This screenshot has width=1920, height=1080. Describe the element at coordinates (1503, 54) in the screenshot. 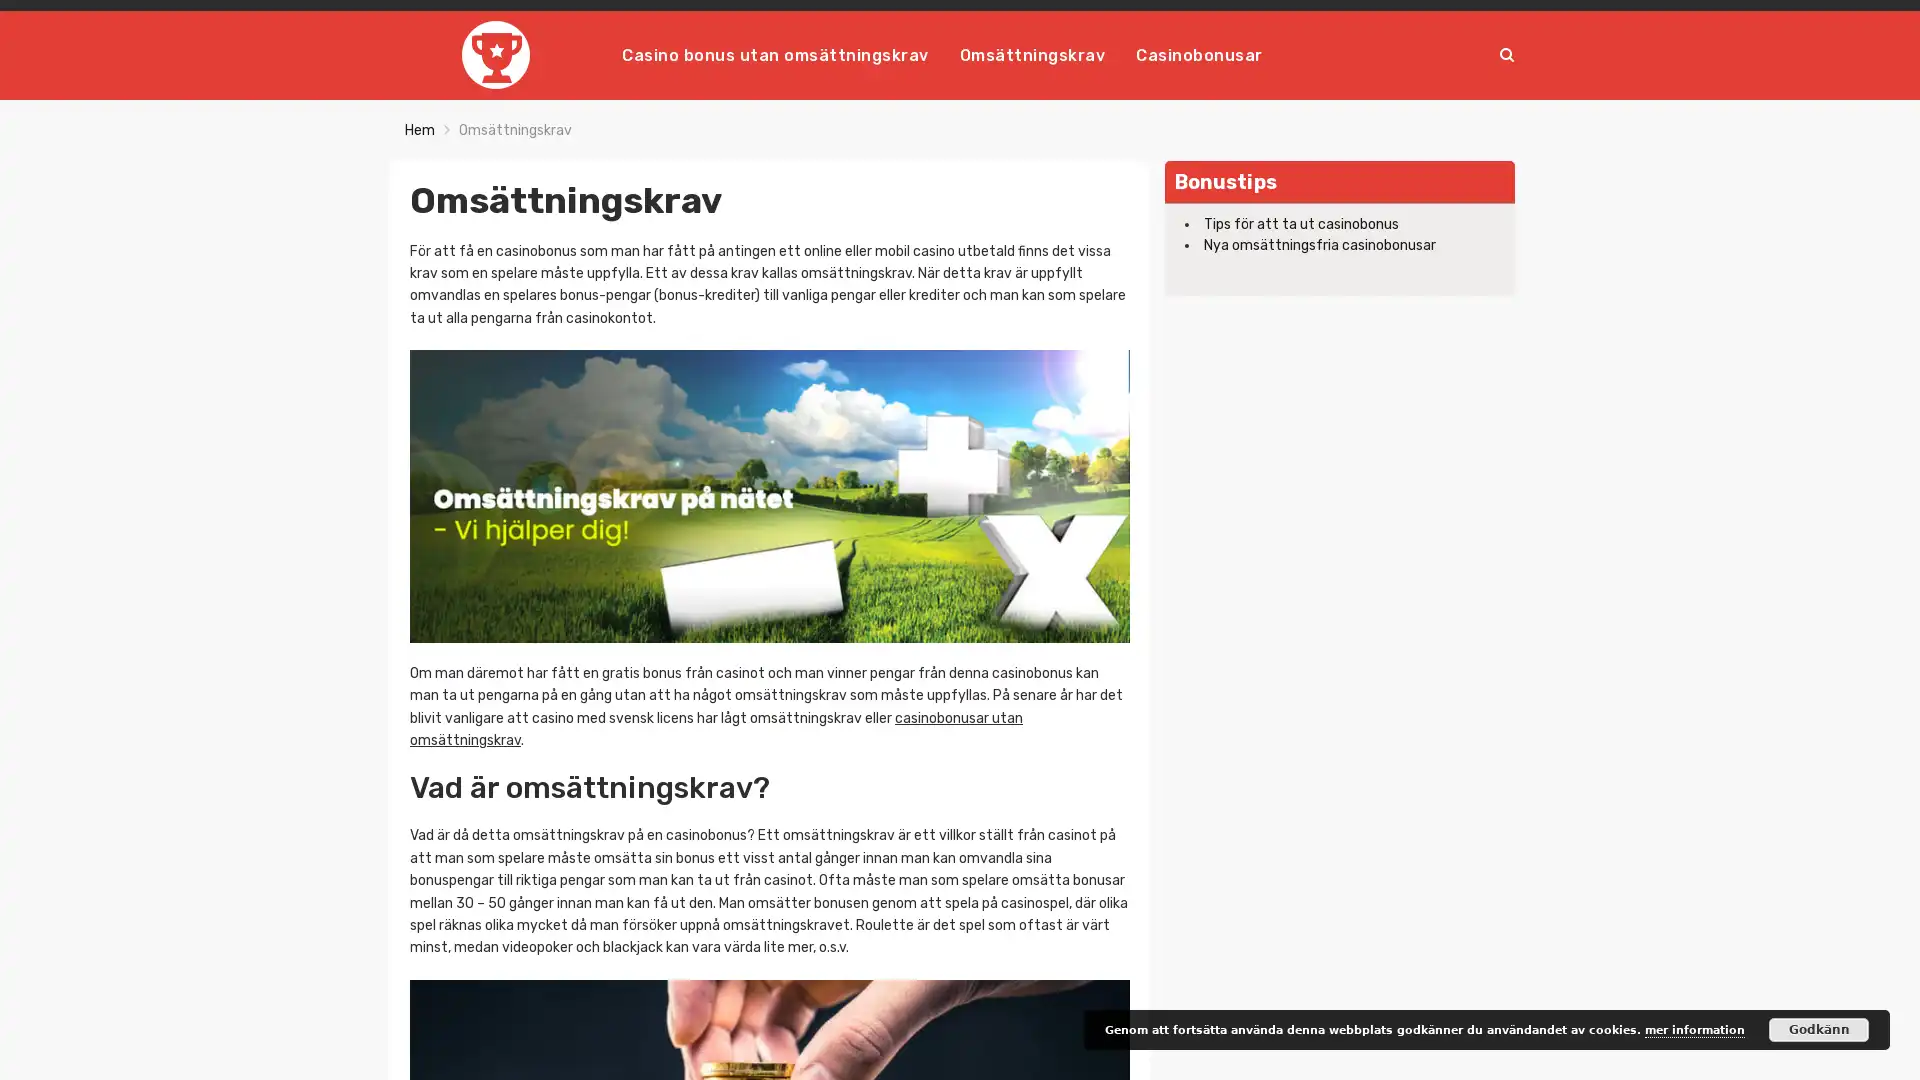

I see `Z` at that location.